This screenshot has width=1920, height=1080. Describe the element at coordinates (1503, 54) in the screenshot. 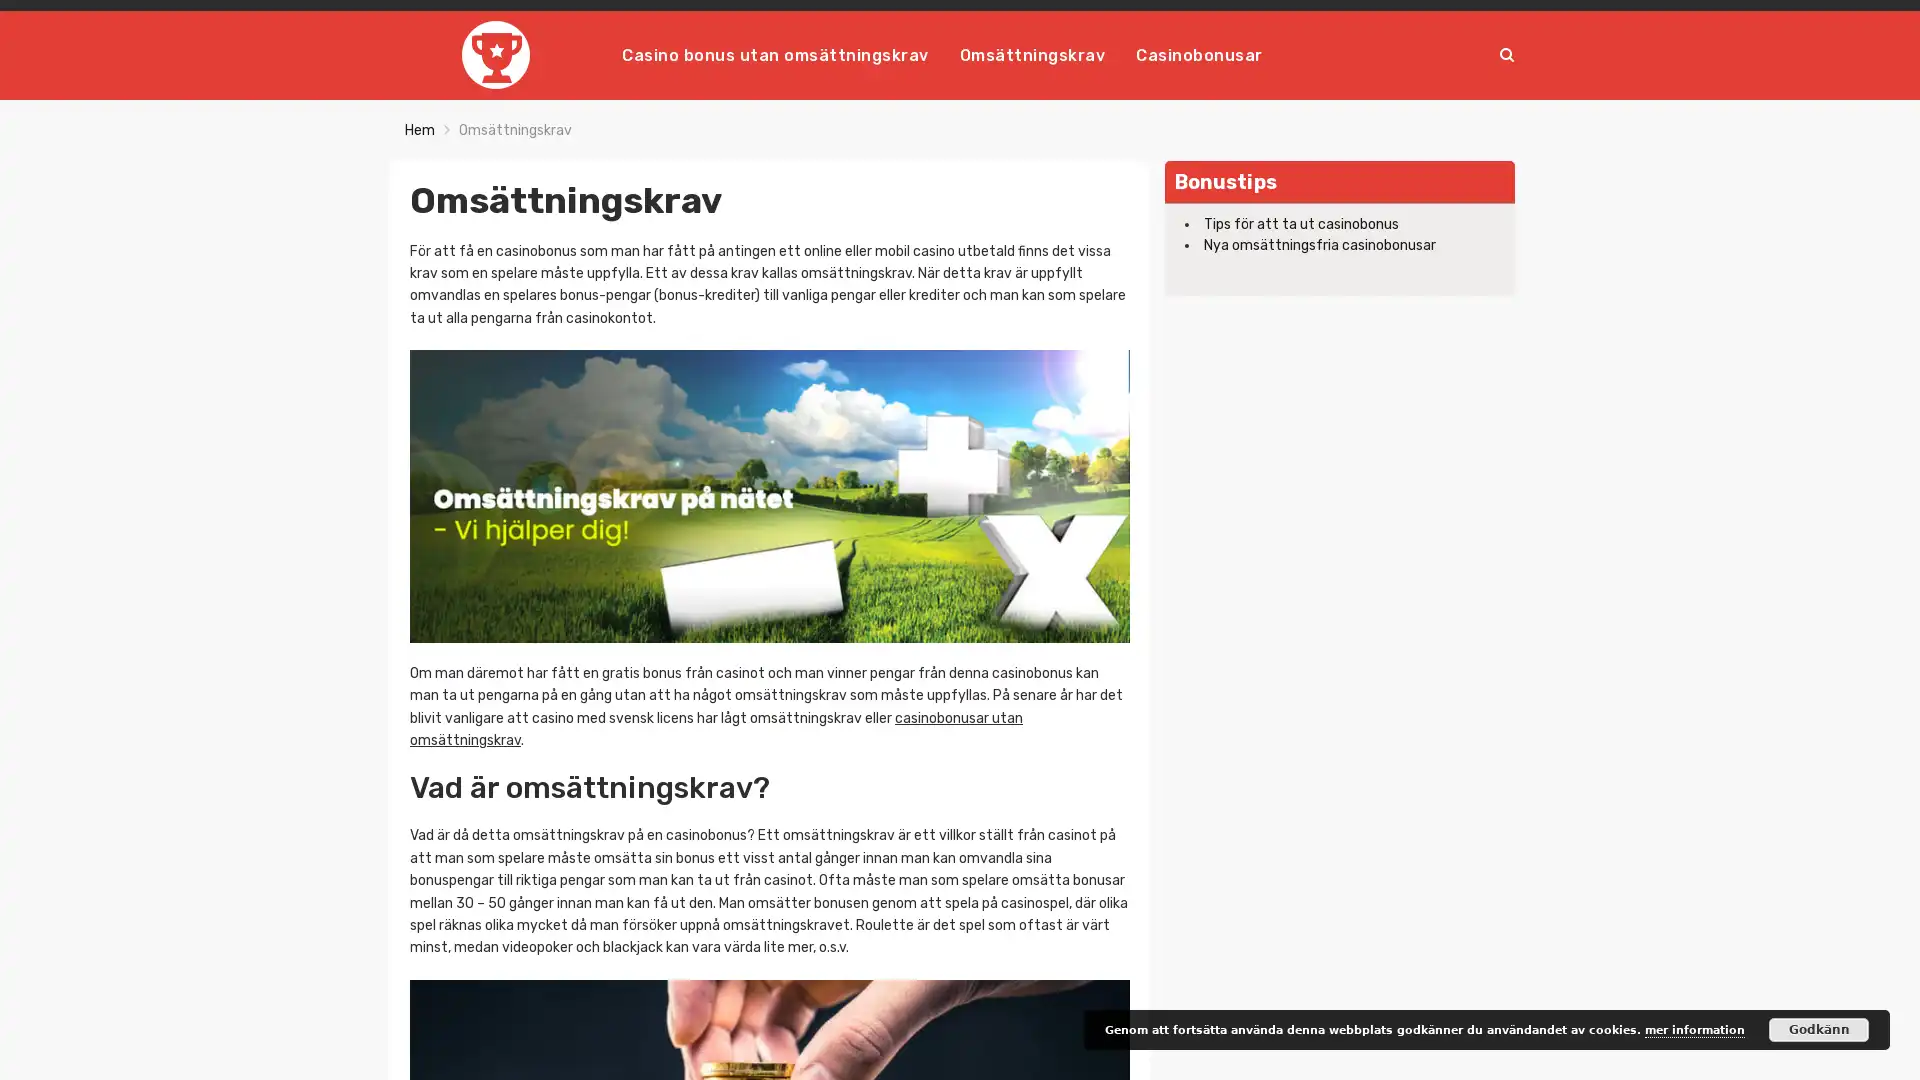

I see `Z` at that location.